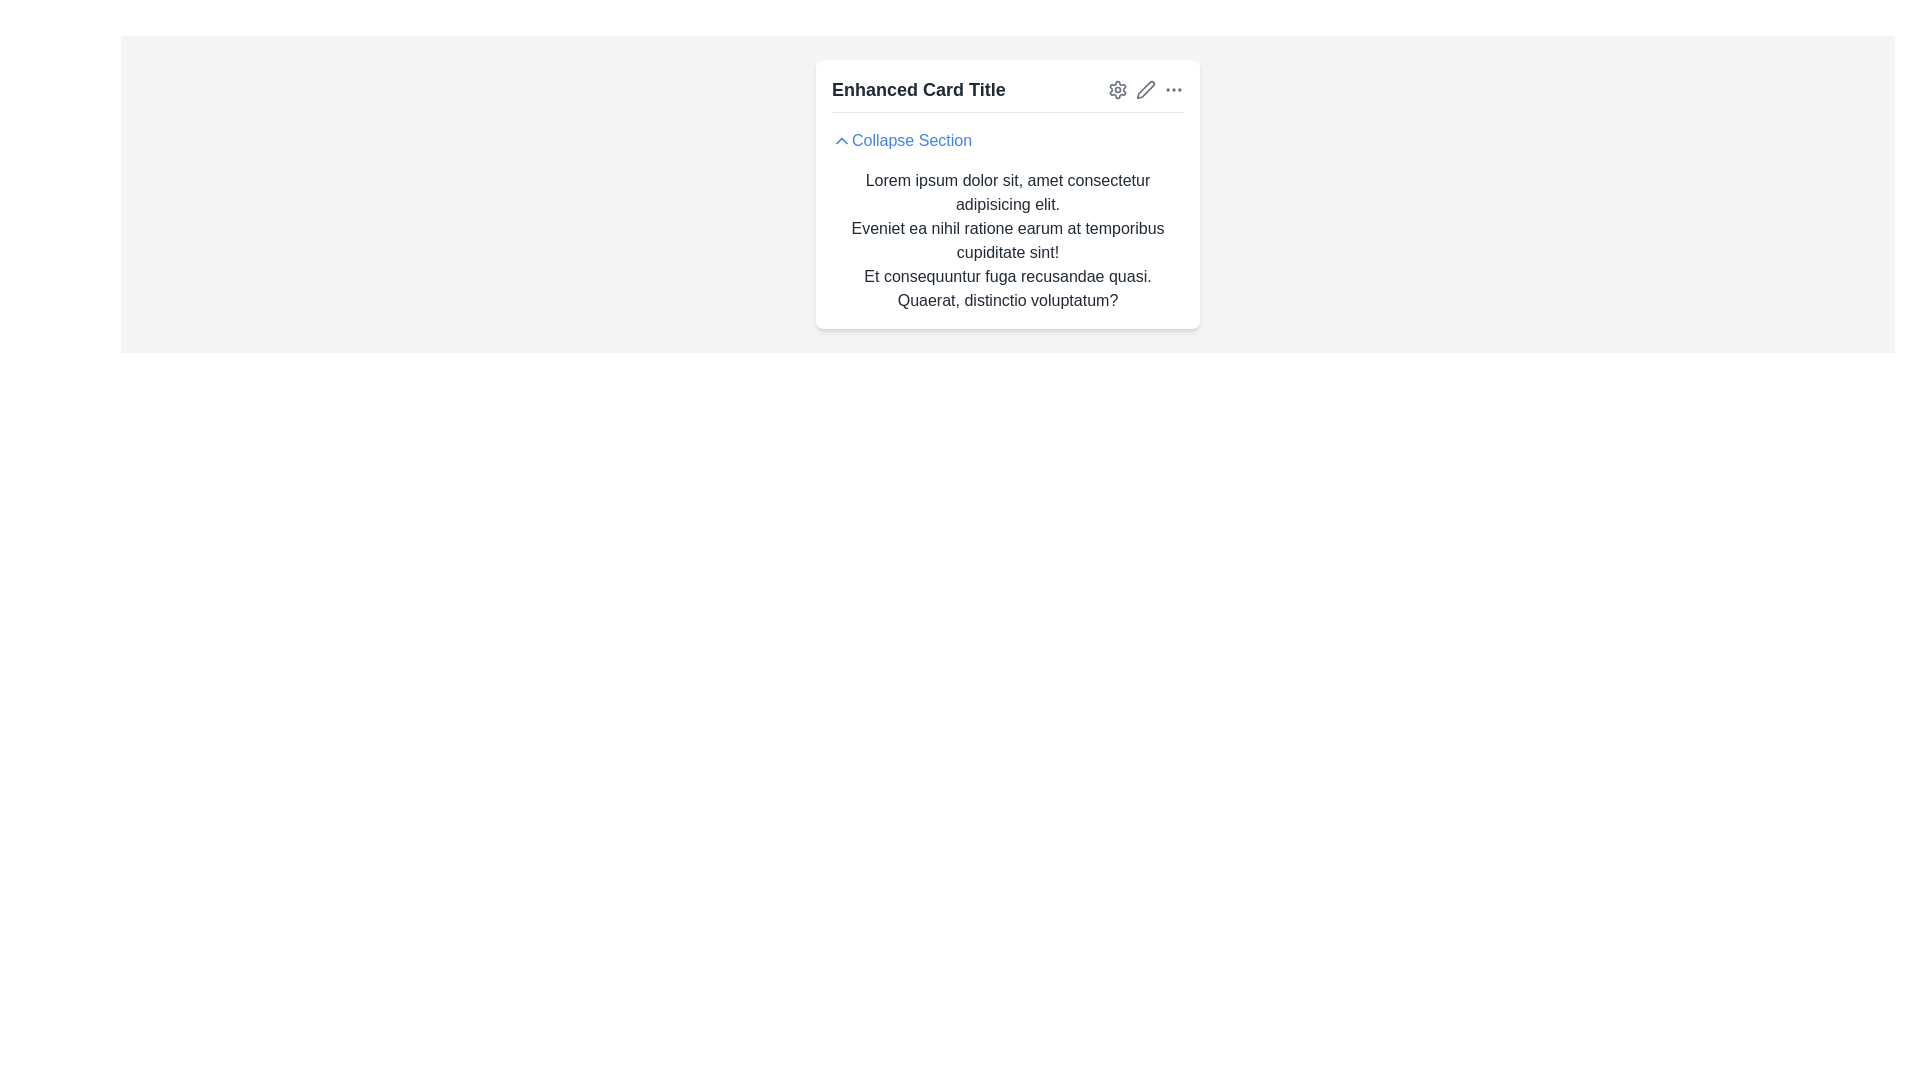  Describe the element at coordinates (841, 140) in the screenshot. I see `the chevron-up icon, which is a hollow blue outlined upward-pointing arrowhead located to the left of the 'Collapse Section' text in the 'Enhanced Card Title' area` at that location.